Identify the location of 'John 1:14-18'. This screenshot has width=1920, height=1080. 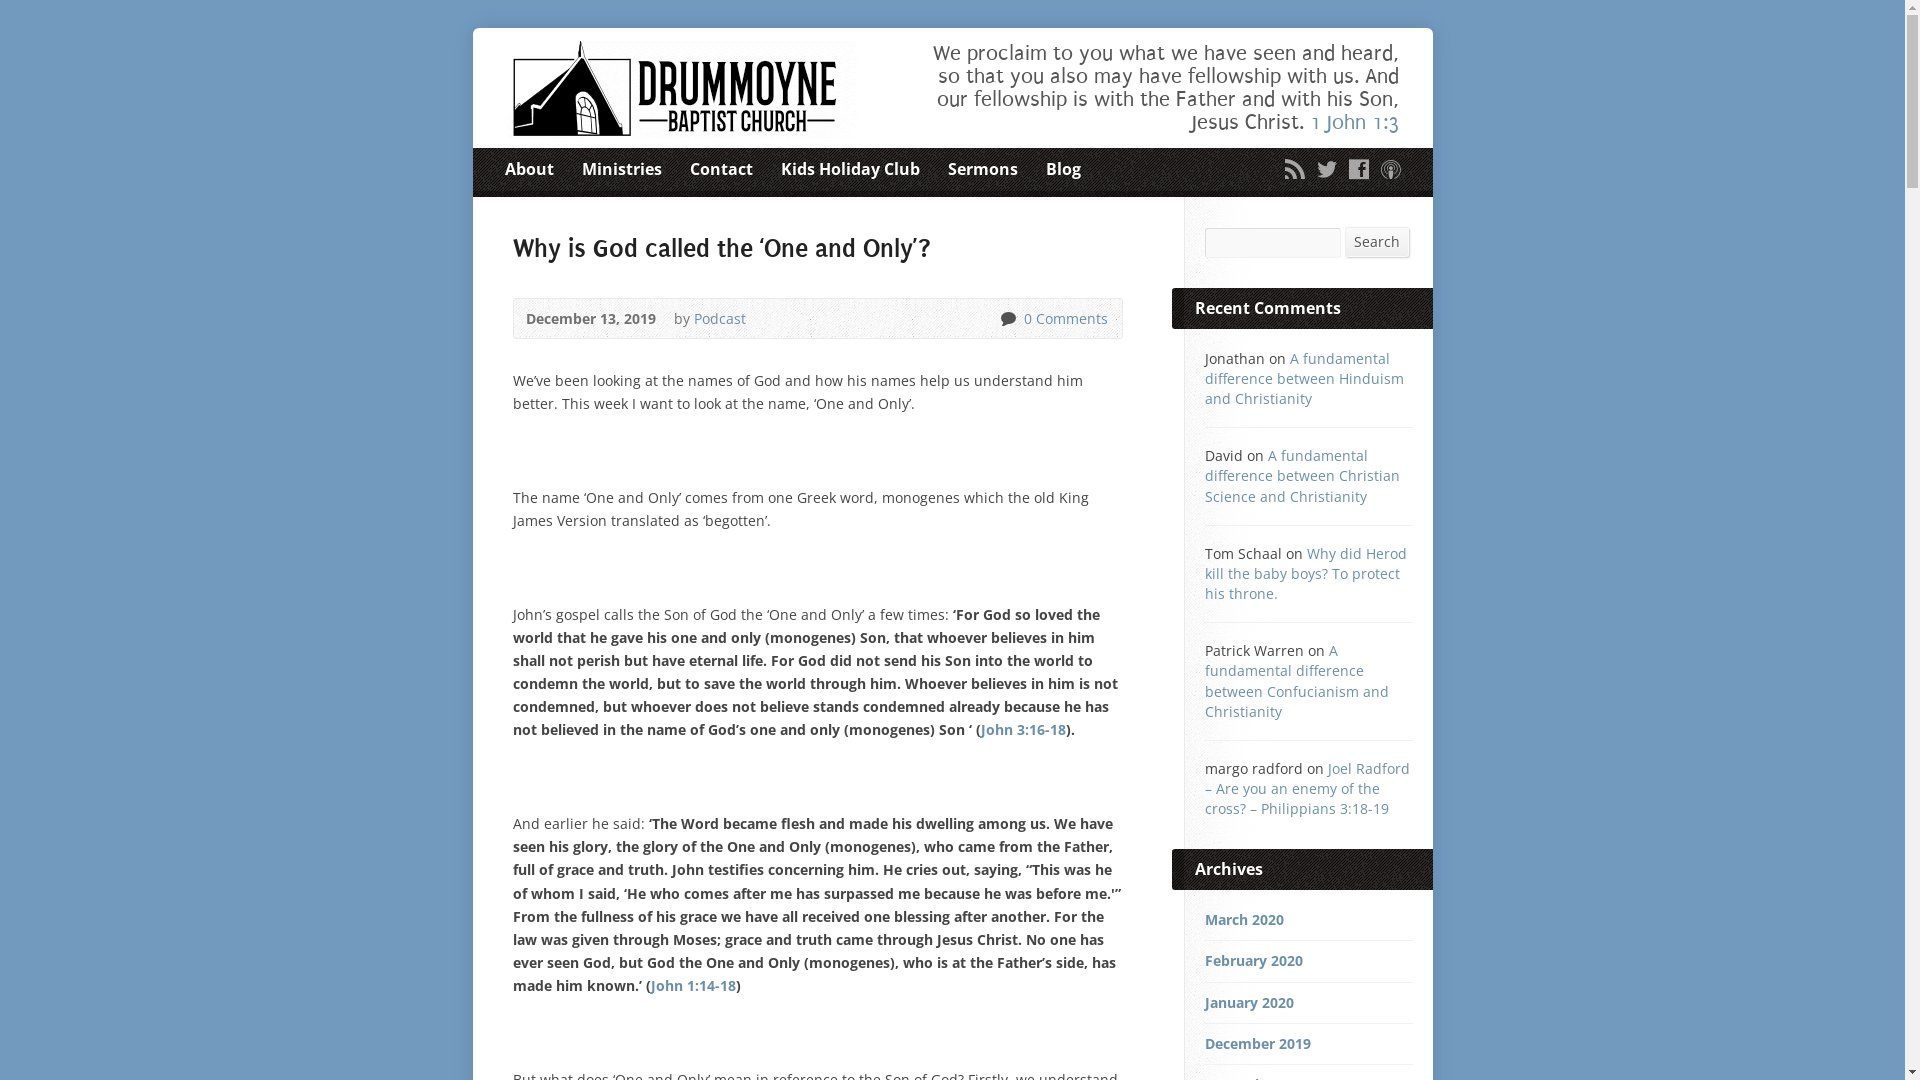
(692, 984).